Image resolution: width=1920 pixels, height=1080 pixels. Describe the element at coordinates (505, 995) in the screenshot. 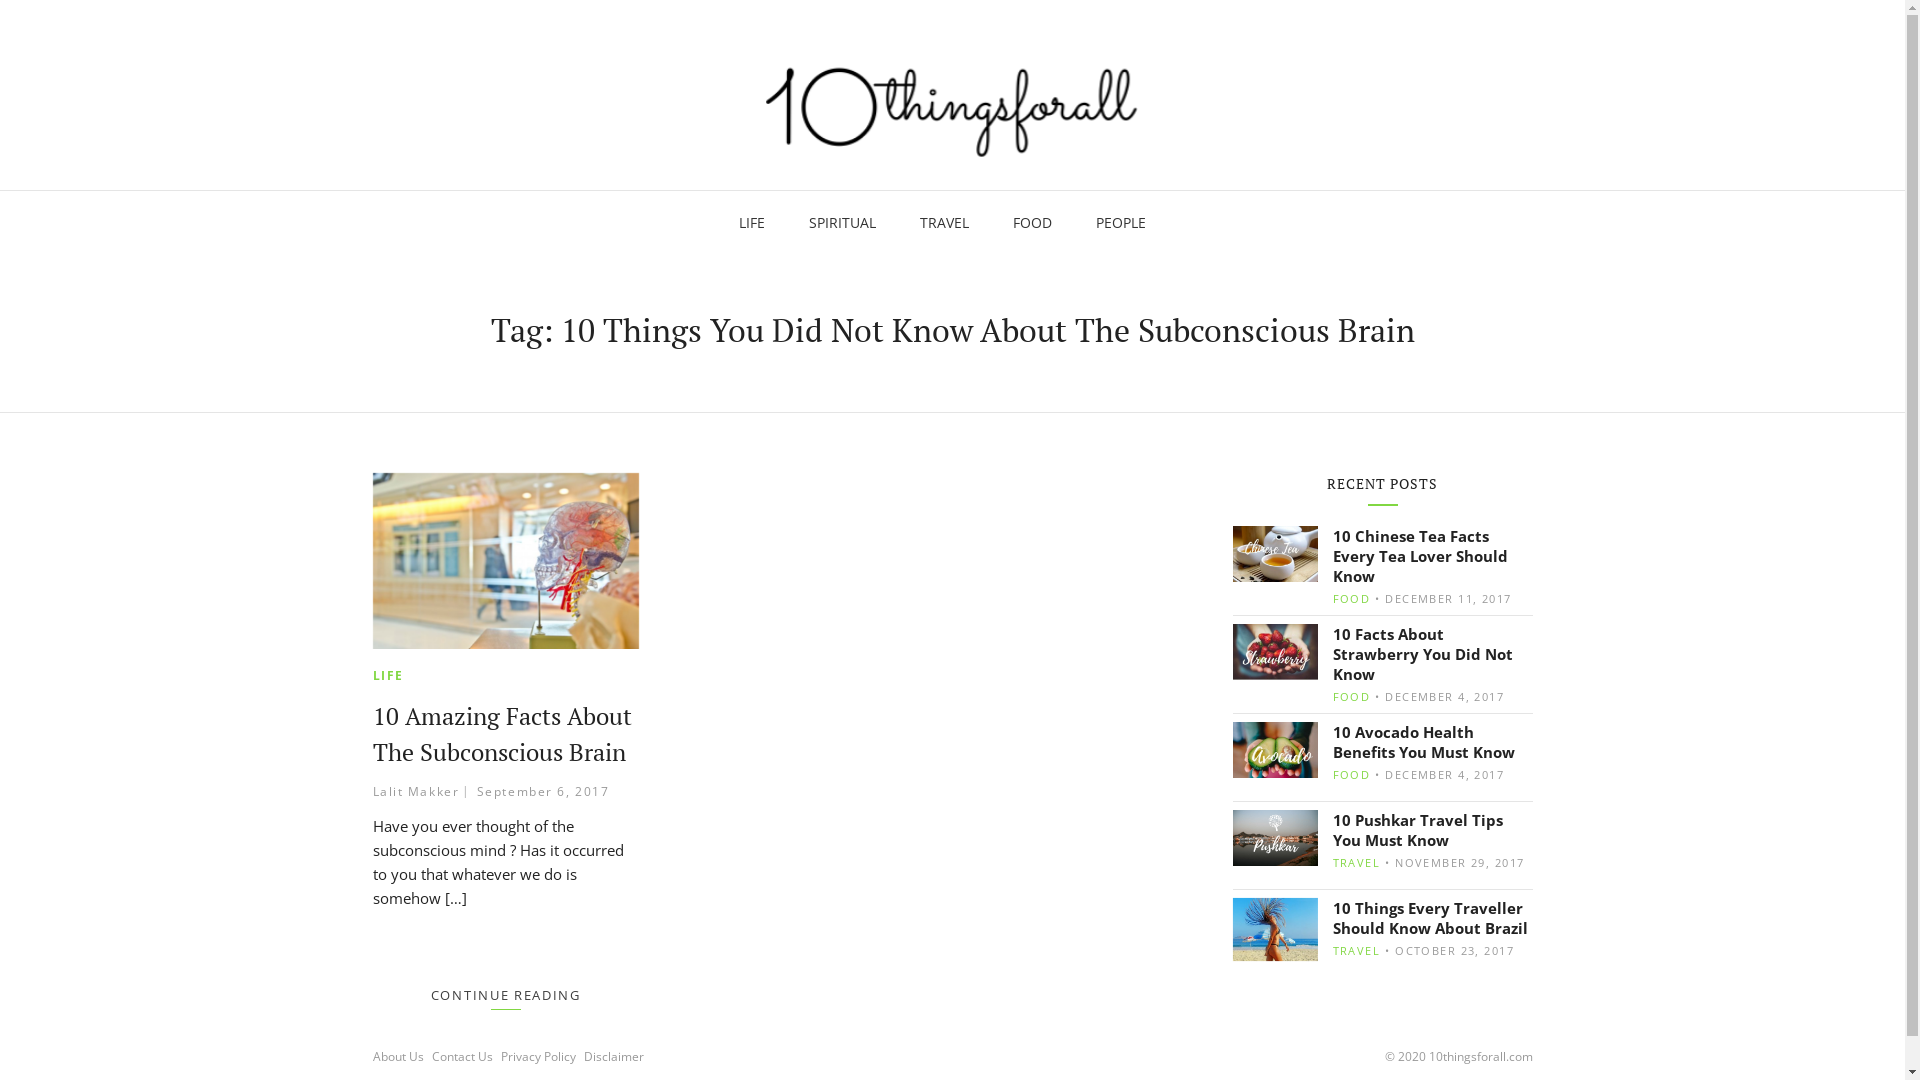

I see `'CONTINUE READING'` at that location.